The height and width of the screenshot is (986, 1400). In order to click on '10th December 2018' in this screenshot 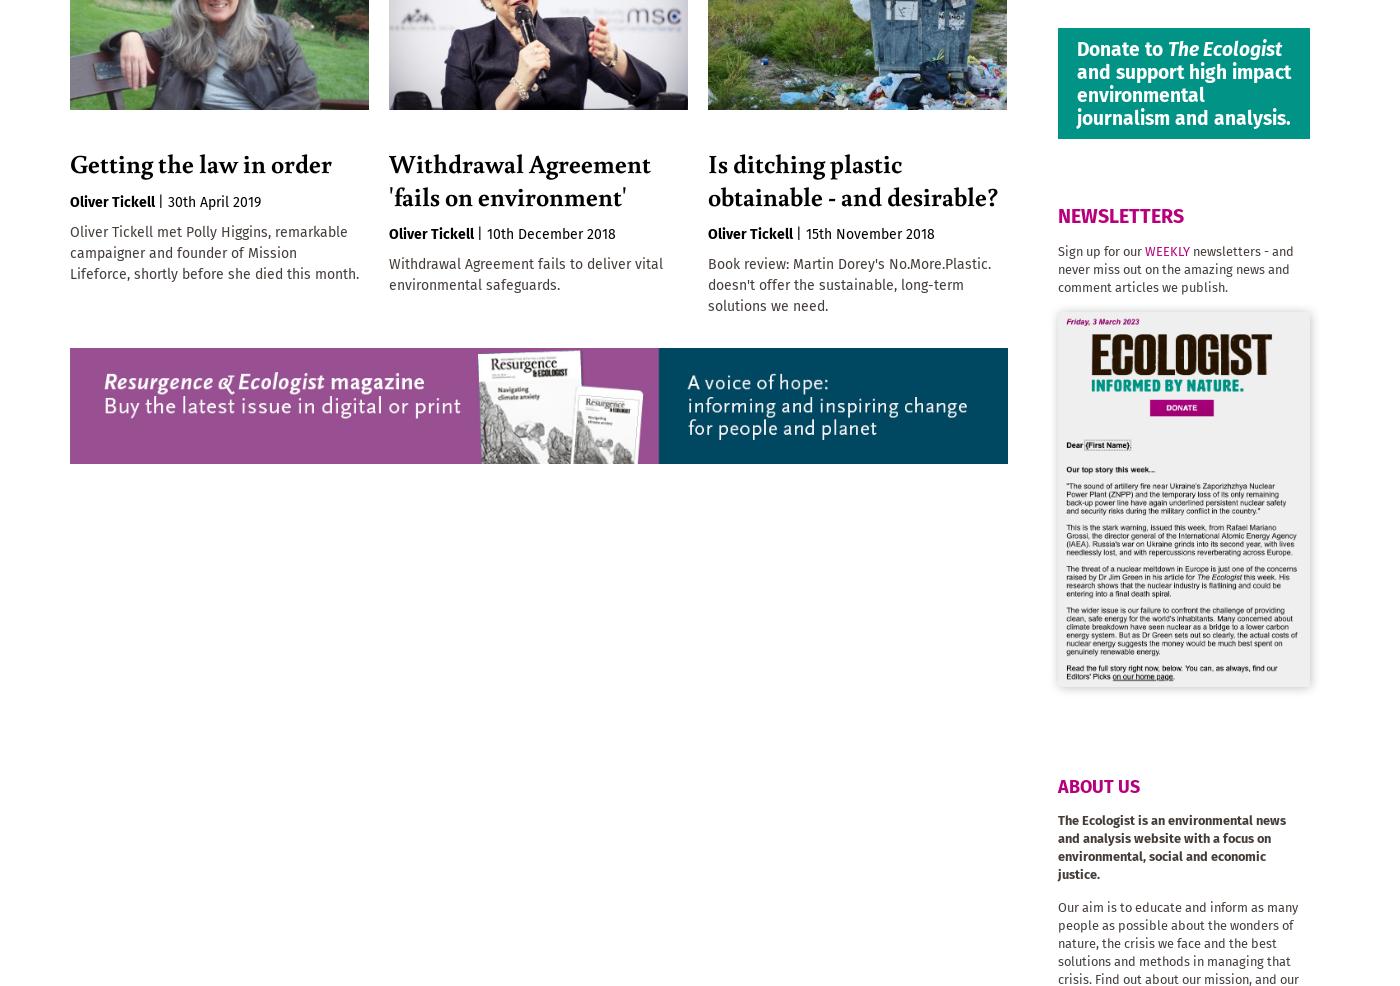, I will do `click(551, 232)`.